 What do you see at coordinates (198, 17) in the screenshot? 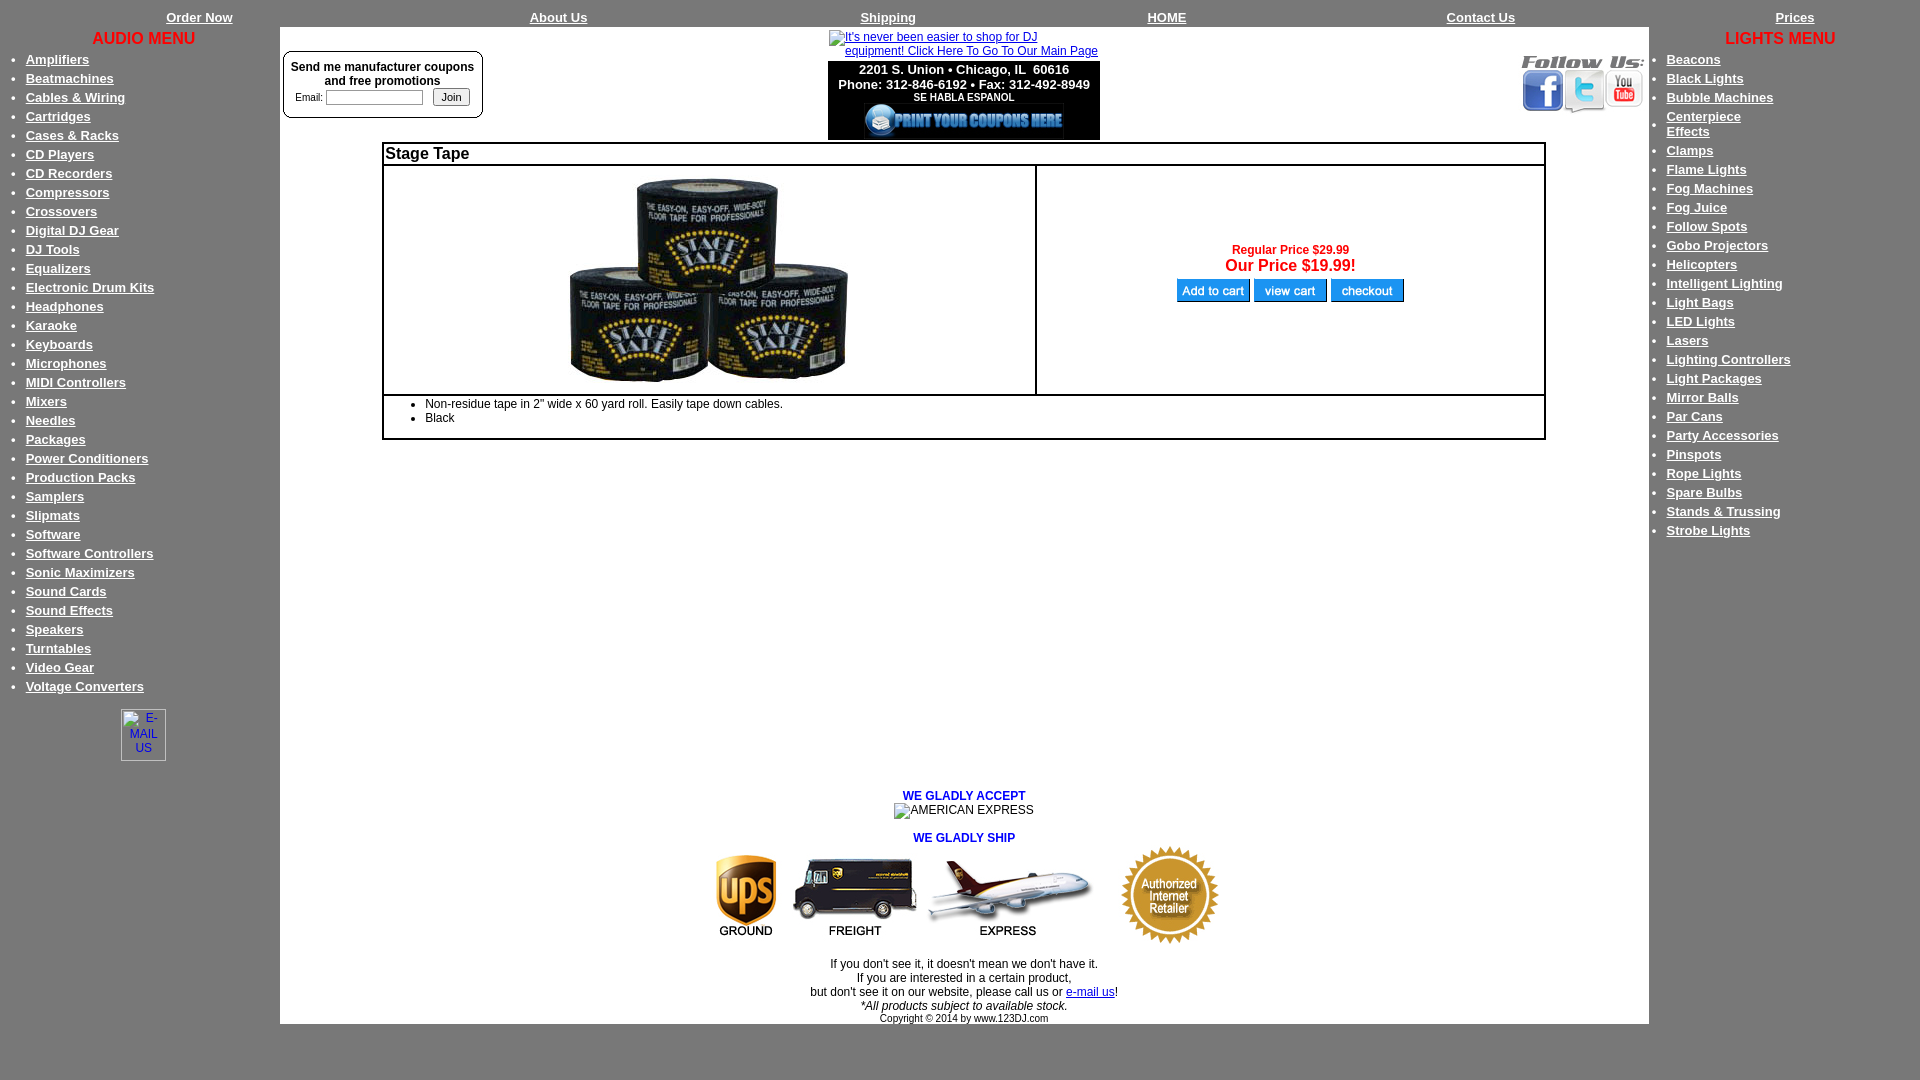
I see `'Order Now'` at bounding box center [198, 17].